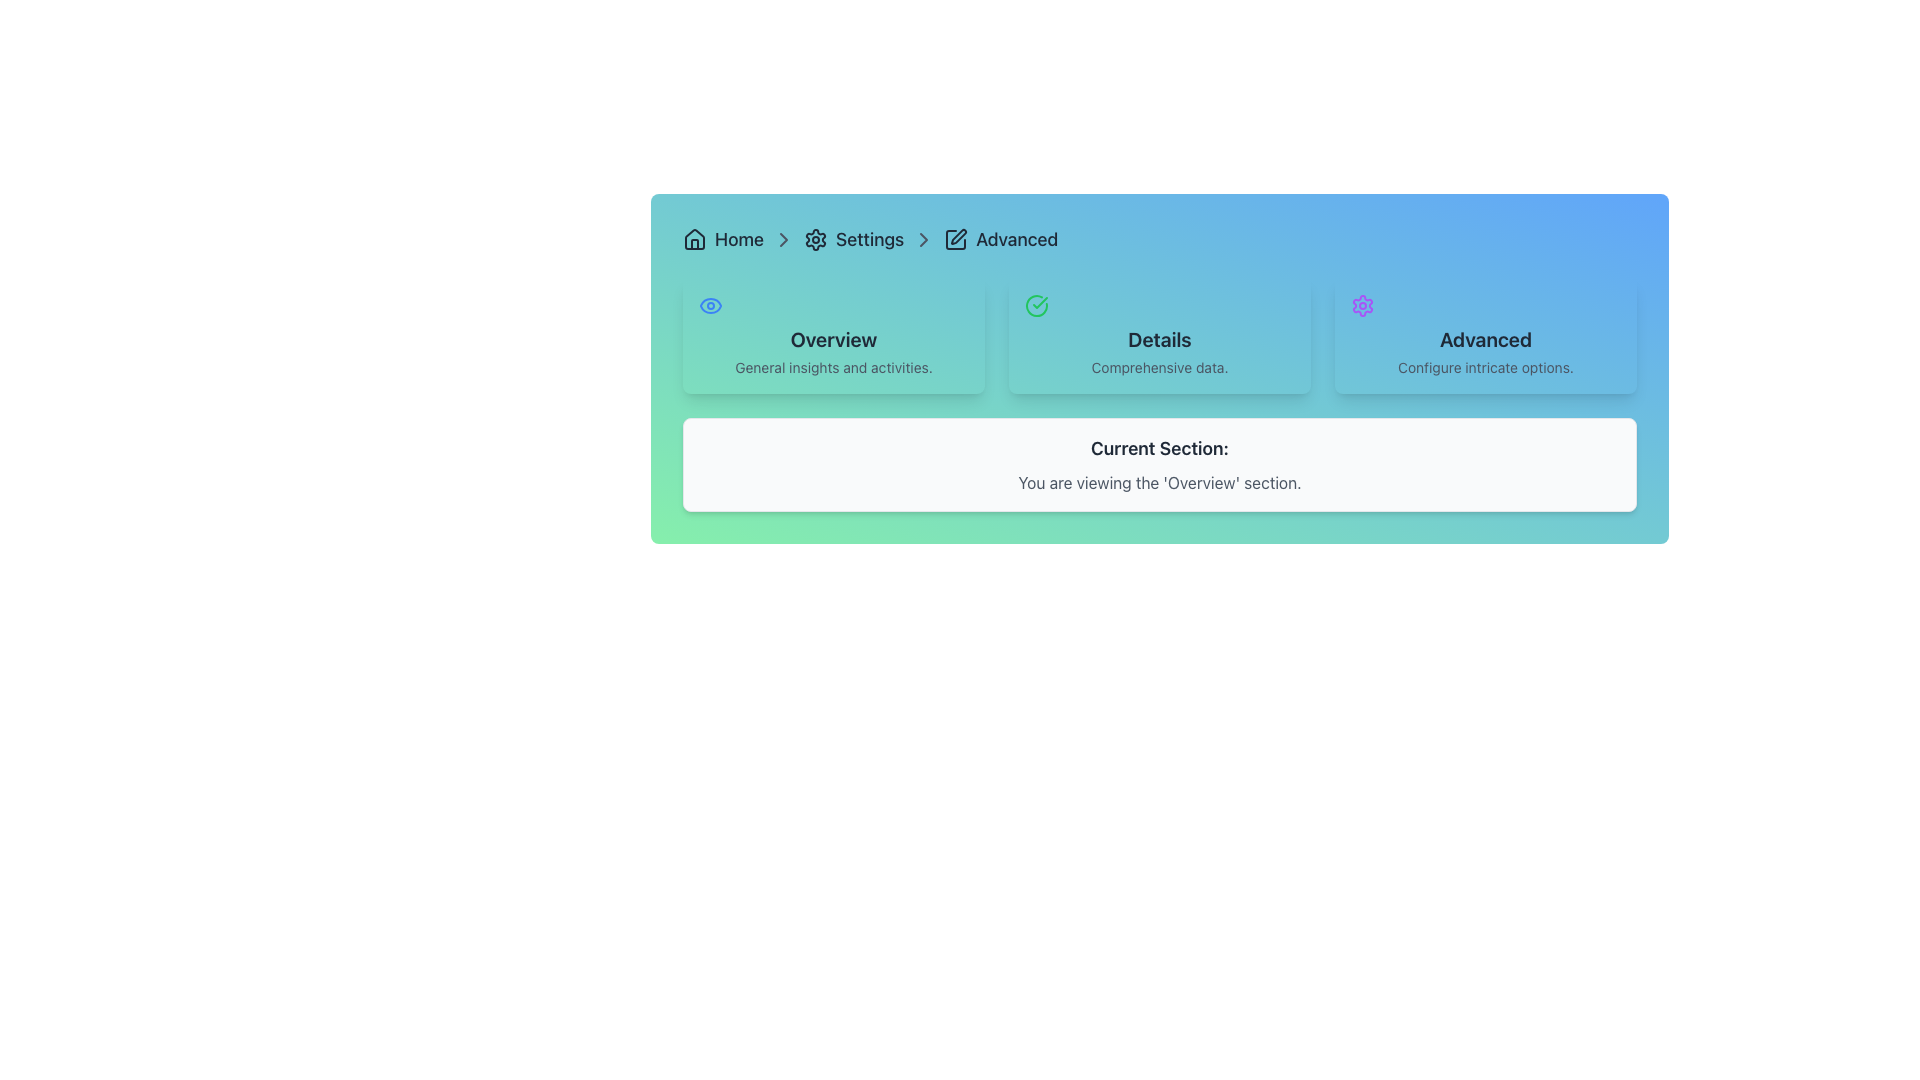 The height and width of the screenshot is (1080, 1920). What do you see at coordinates (1362, 305) in the screenshot?
I see `the purple gear-shaped icon located in the 'Settings' section above the 'Advanced' card` at bounding box center [1362, 305].